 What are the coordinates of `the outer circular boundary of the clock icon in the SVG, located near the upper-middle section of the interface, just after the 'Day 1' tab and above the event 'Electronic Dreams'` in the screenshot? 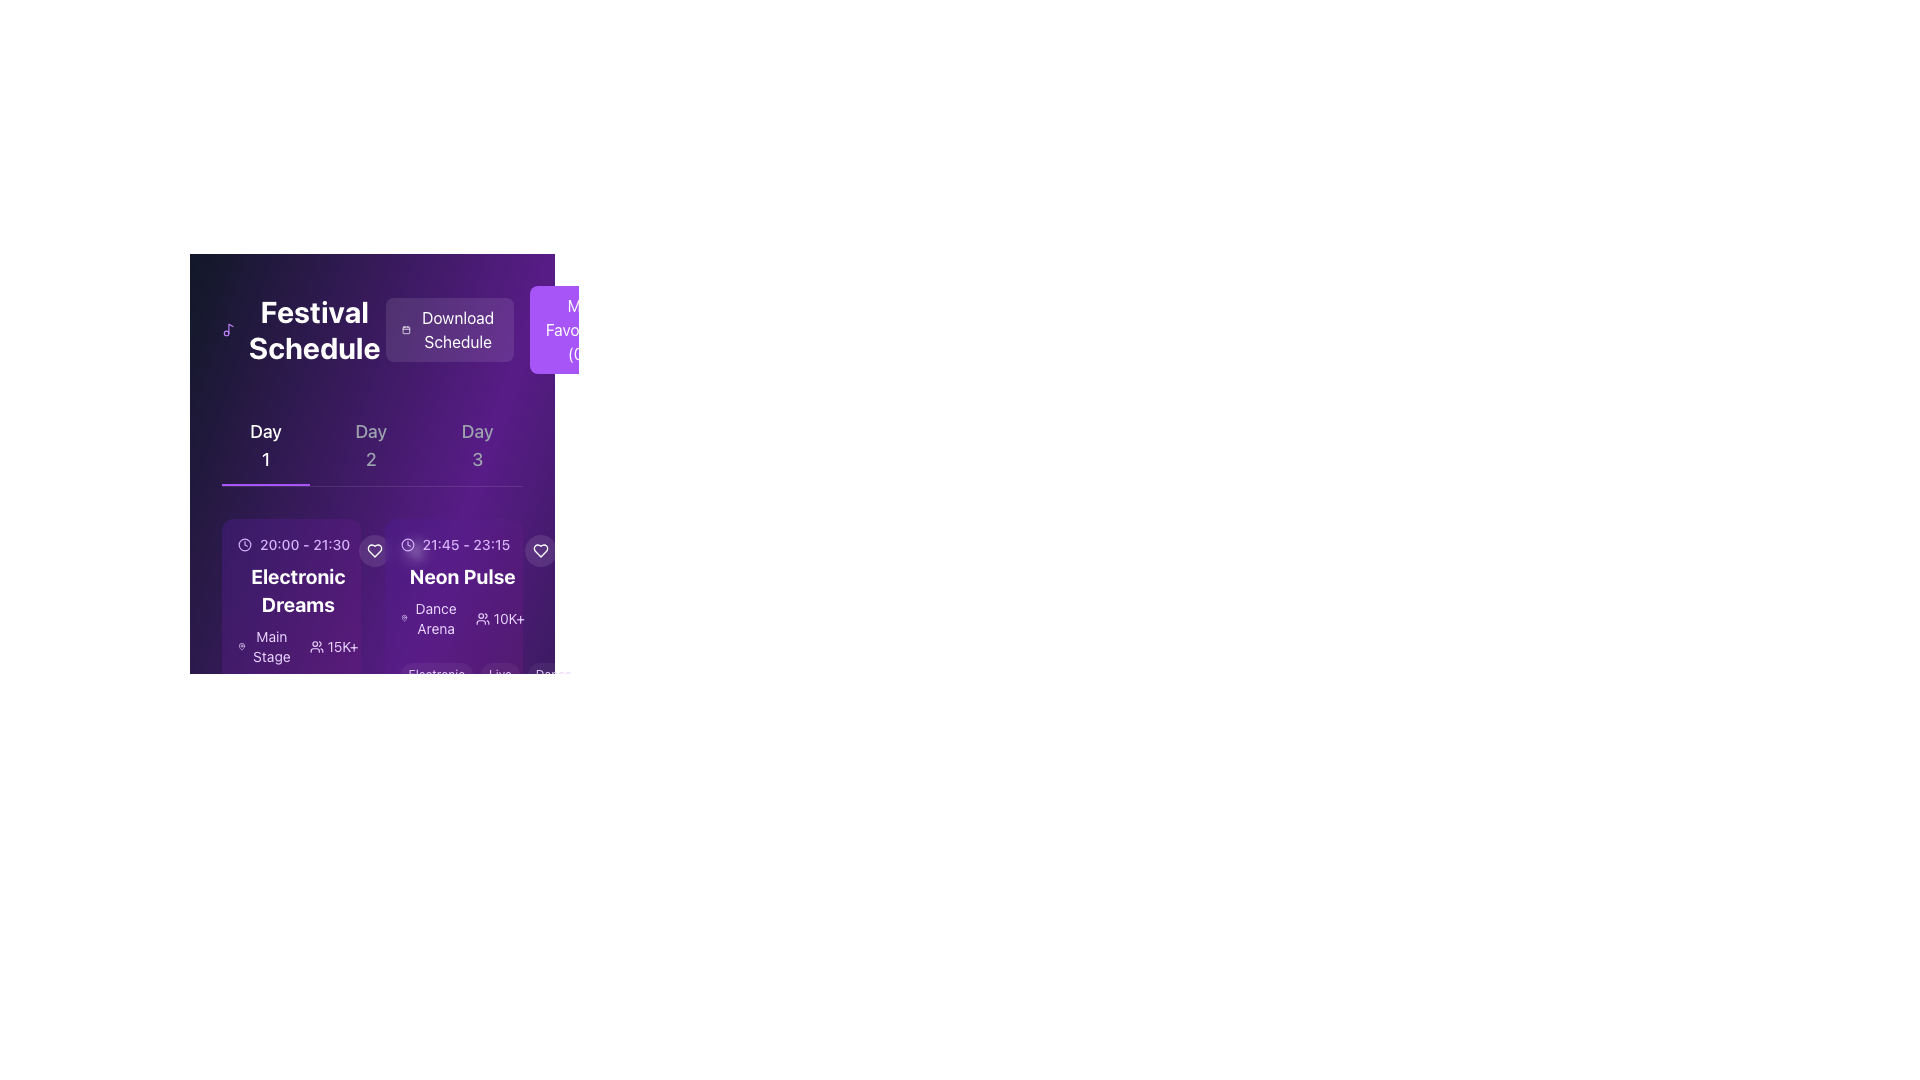 It's located at (243, 544).